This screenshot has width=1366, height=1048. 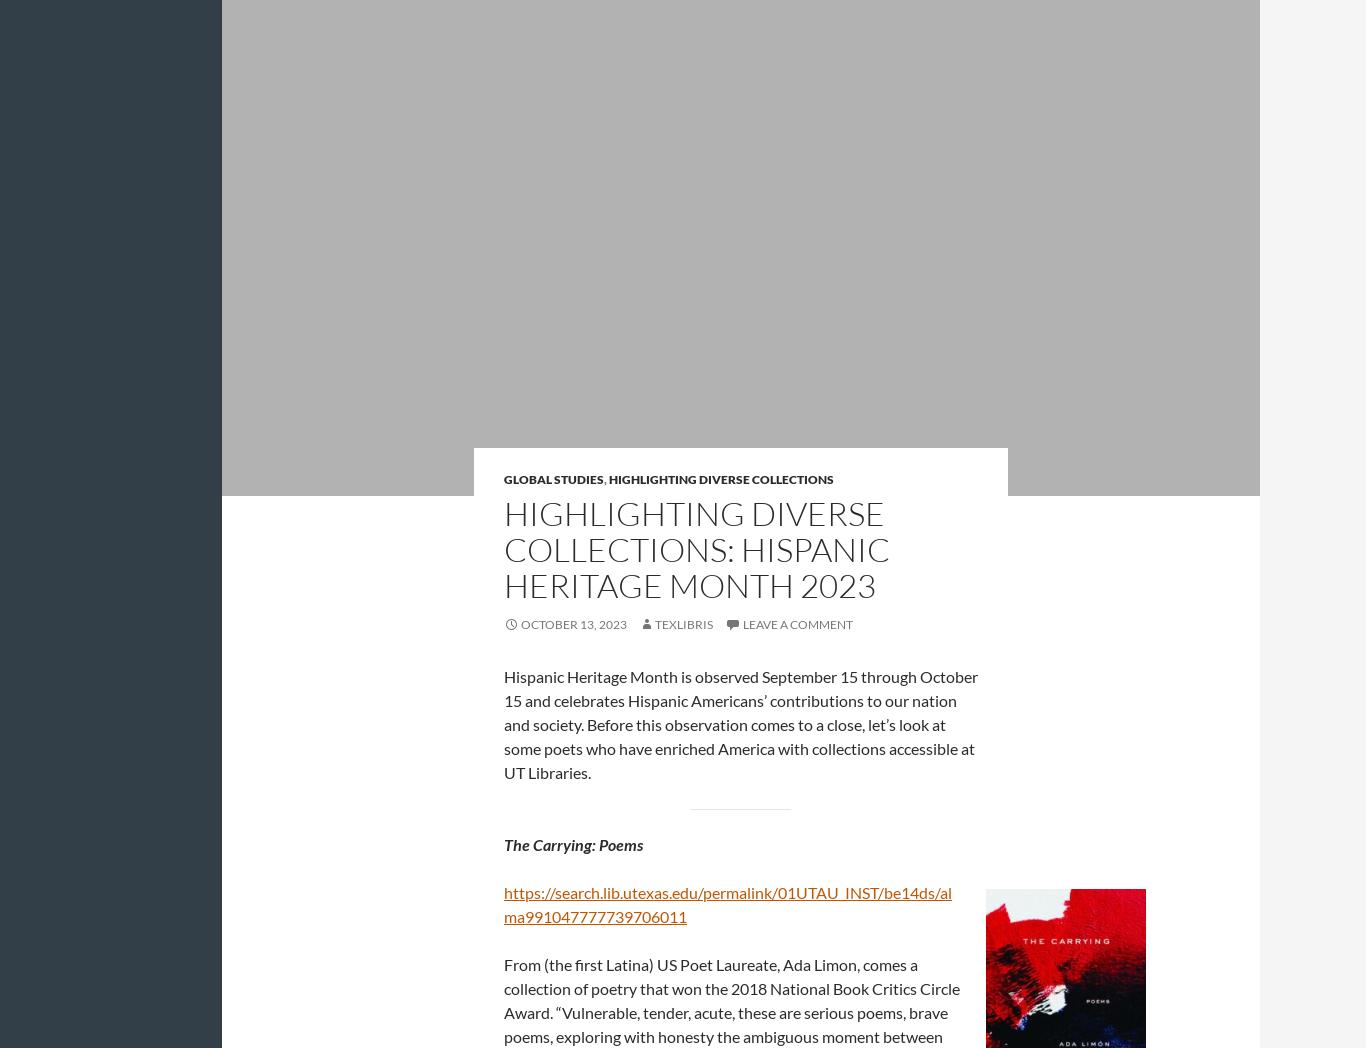 I want to click on 'The Carrying: Poems', so click(x=572, y=843).